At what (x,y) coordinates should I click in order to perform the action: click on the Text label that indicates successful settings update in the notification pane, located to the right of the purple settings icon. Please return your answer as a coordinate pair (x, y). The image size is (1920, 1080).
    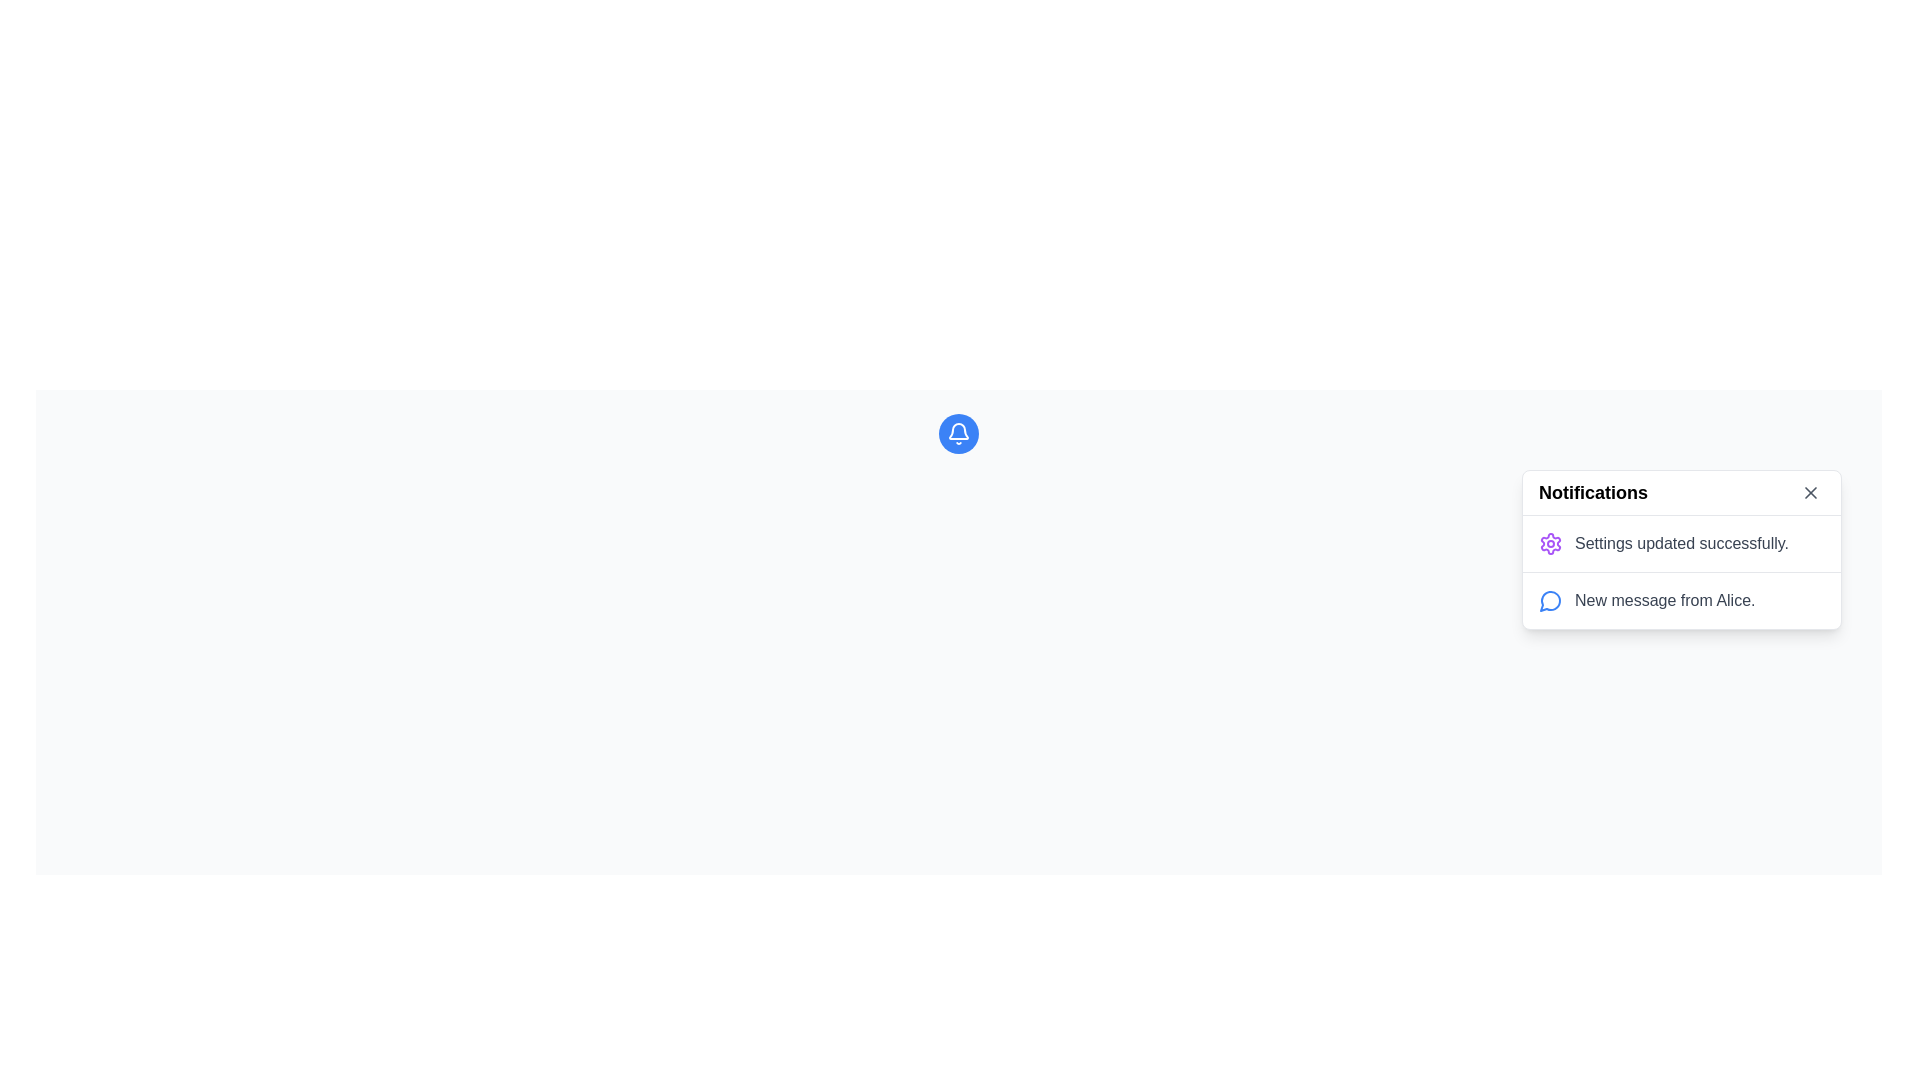
    Looking at the image, I should click on (1681, 543).